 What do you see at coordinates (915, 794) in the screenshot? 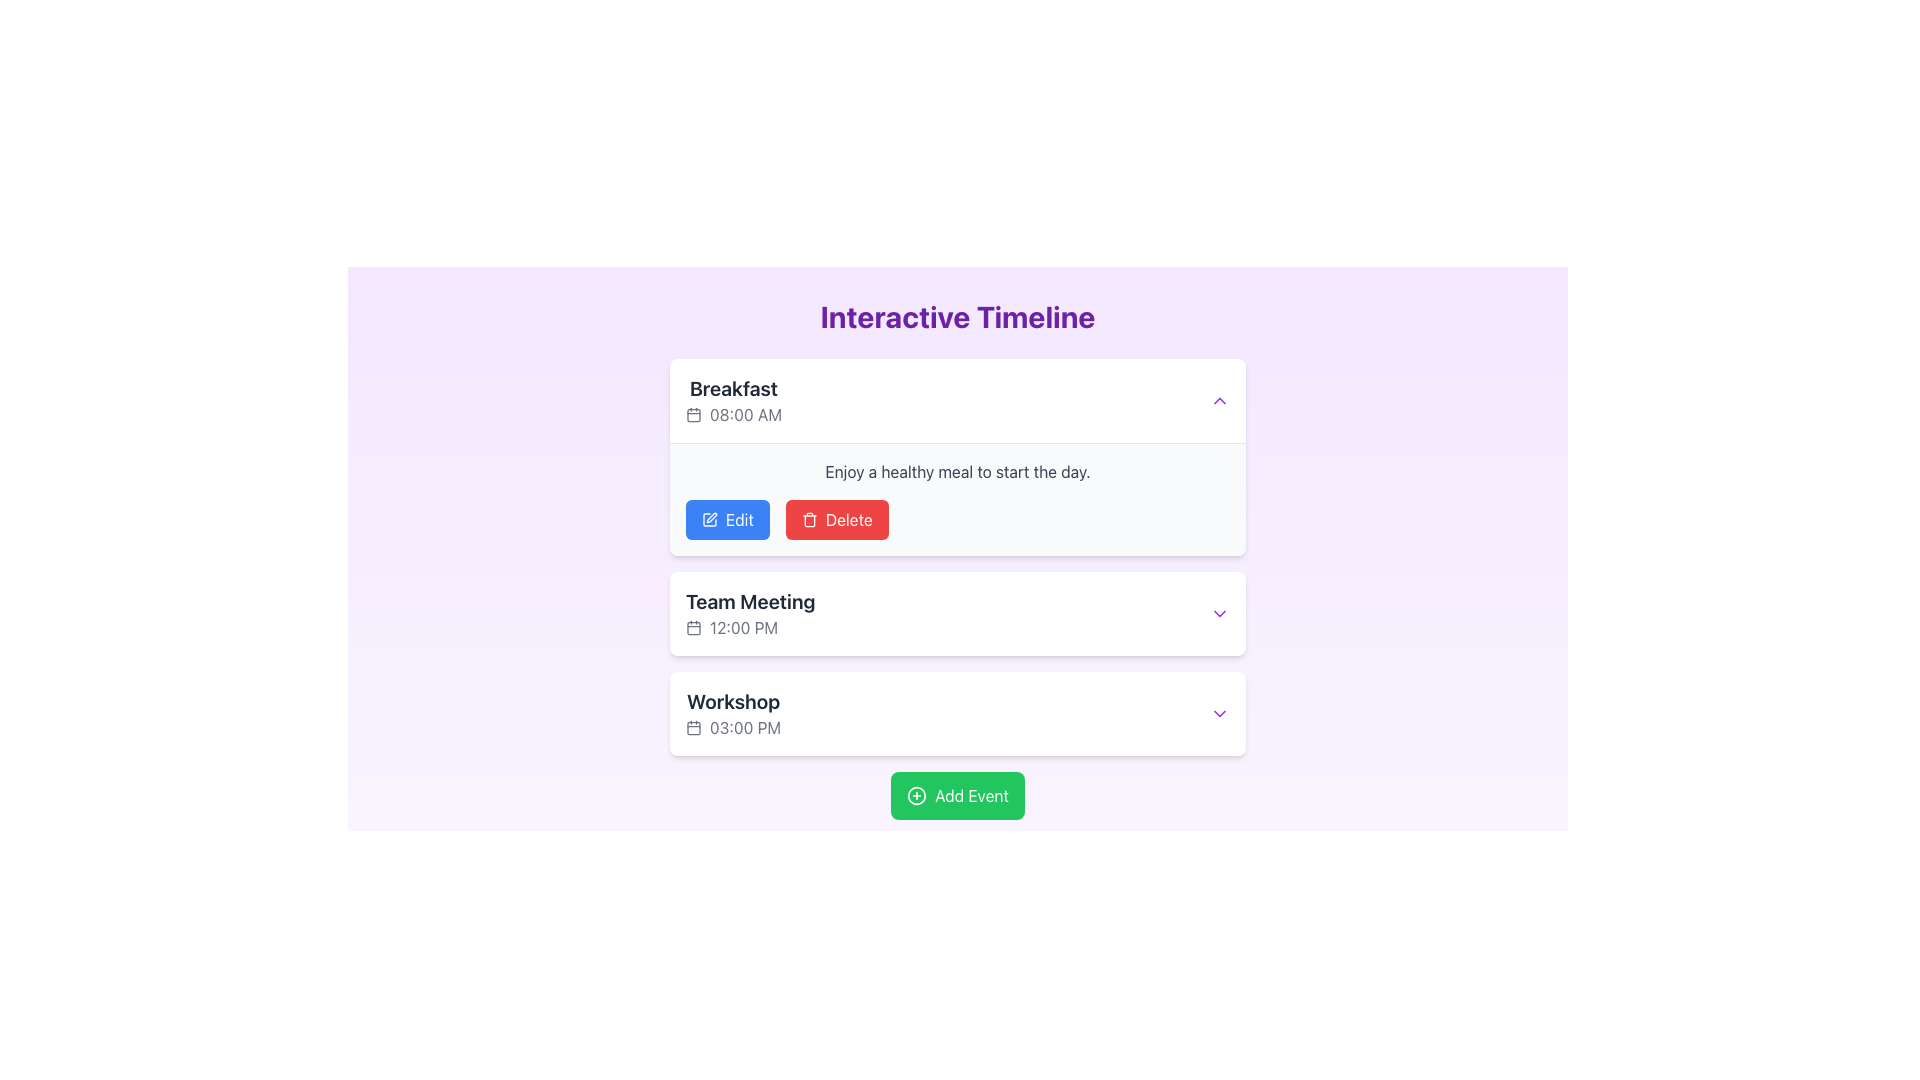
I see `the SVG Circle element which is the outermost circular outline of the '+' icon in the 'Add Event' button` at bounding box center [915, 794].